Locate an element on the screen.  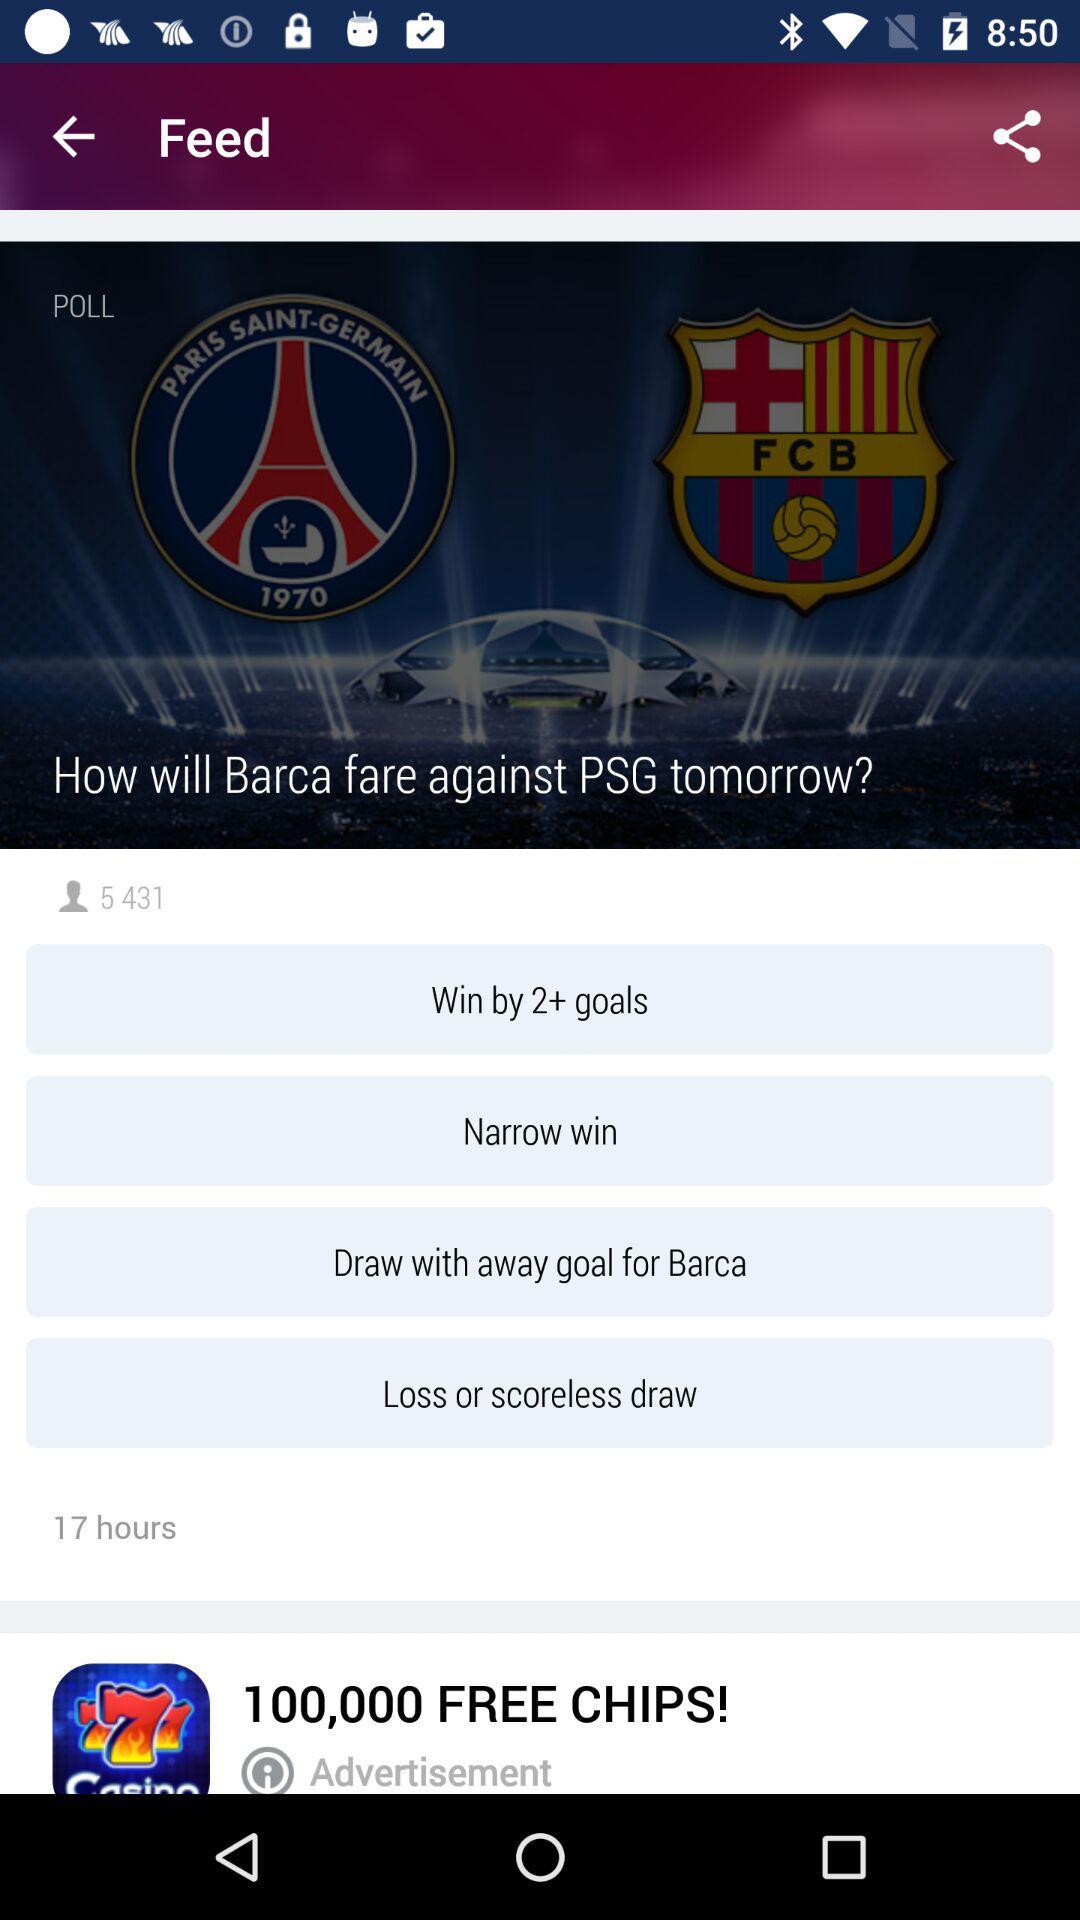
link to download a casino app is located at coordinates (131, 1727).